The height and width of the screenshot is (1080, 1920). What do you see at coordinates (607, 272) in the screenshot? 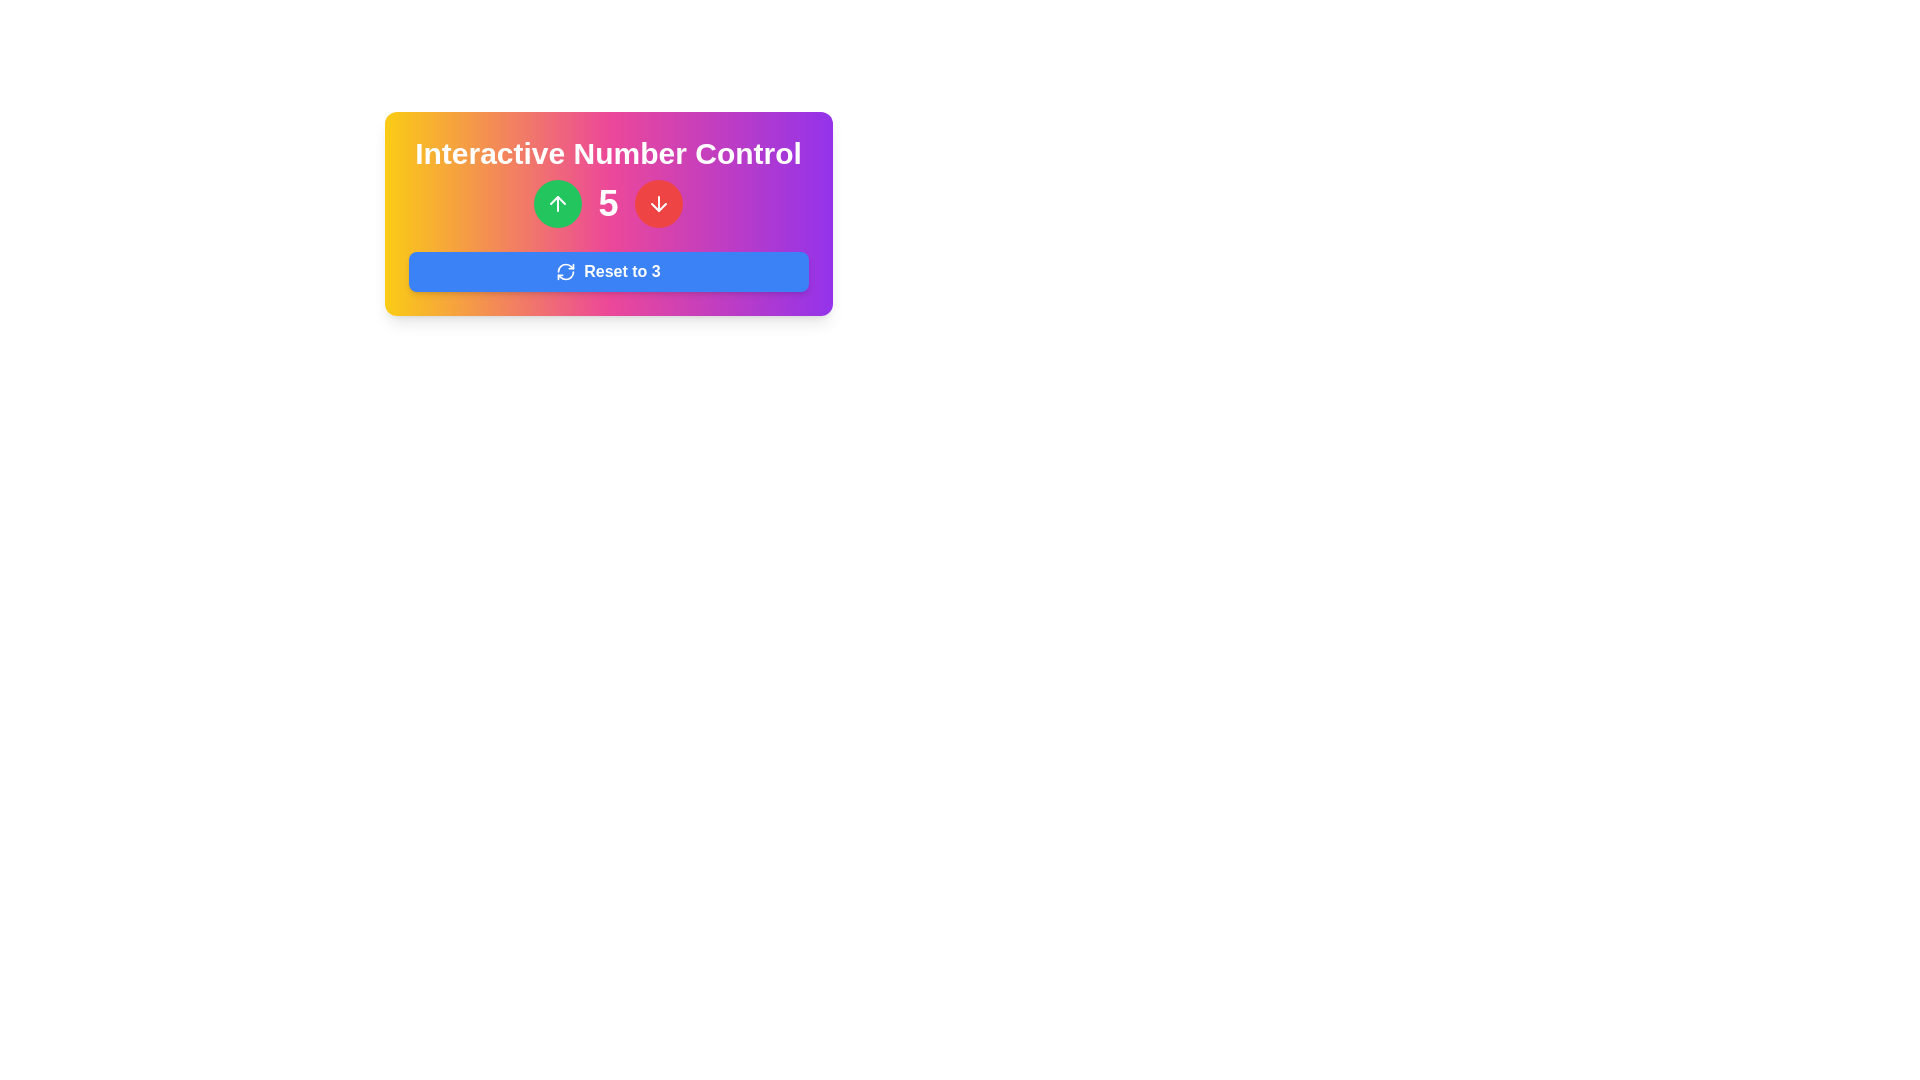
I see `the reset button located below the 'Interactive Number Control' title` at bounding box center [607, 272].